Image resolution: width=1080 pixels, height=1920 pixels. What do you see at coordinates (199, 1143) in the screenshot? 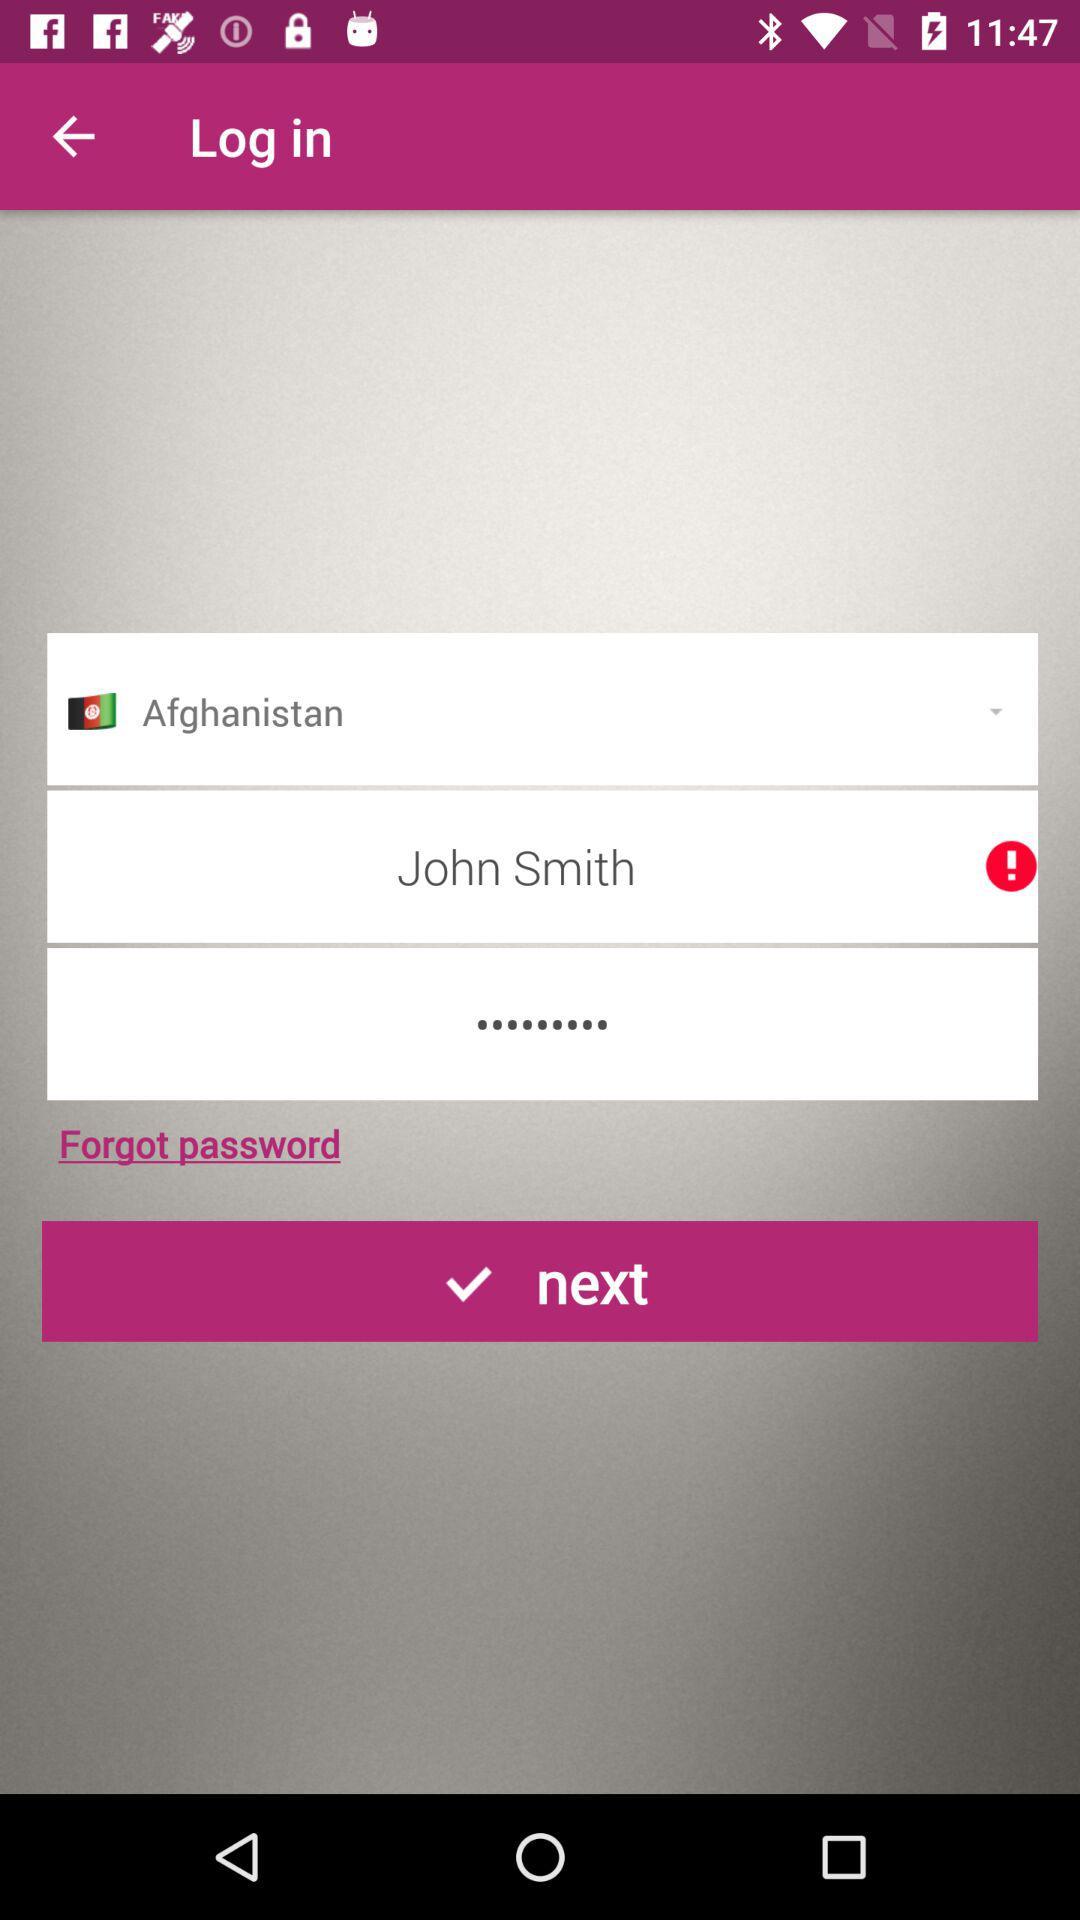
I see `the icon below crowd3116 icon` at bounding box center [199, 1143].